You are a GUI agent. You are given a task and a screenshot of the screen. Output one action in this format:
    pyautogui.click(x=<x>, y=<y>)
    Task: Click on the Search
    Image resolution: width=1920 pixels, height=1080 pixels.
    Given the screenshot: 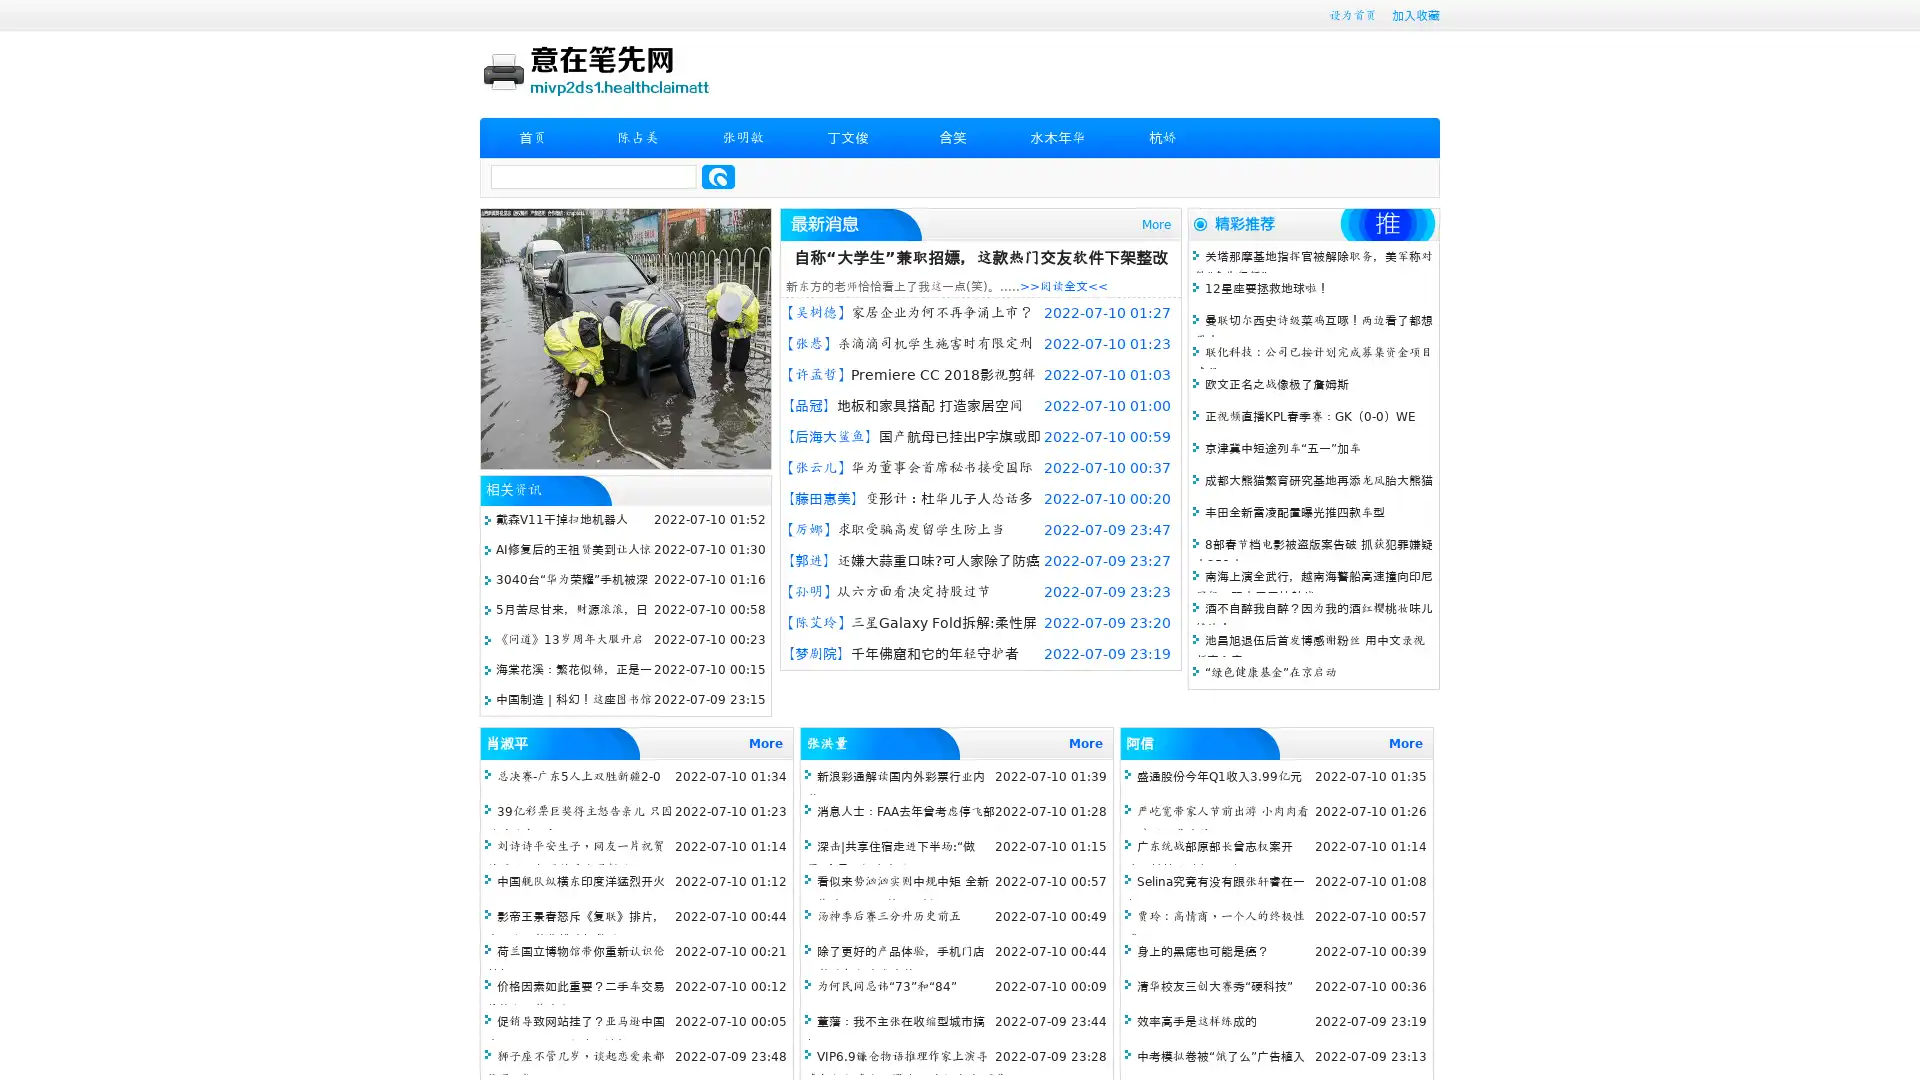 What is the action you would take?
    pyautogui.click(x=718, y=176)
    